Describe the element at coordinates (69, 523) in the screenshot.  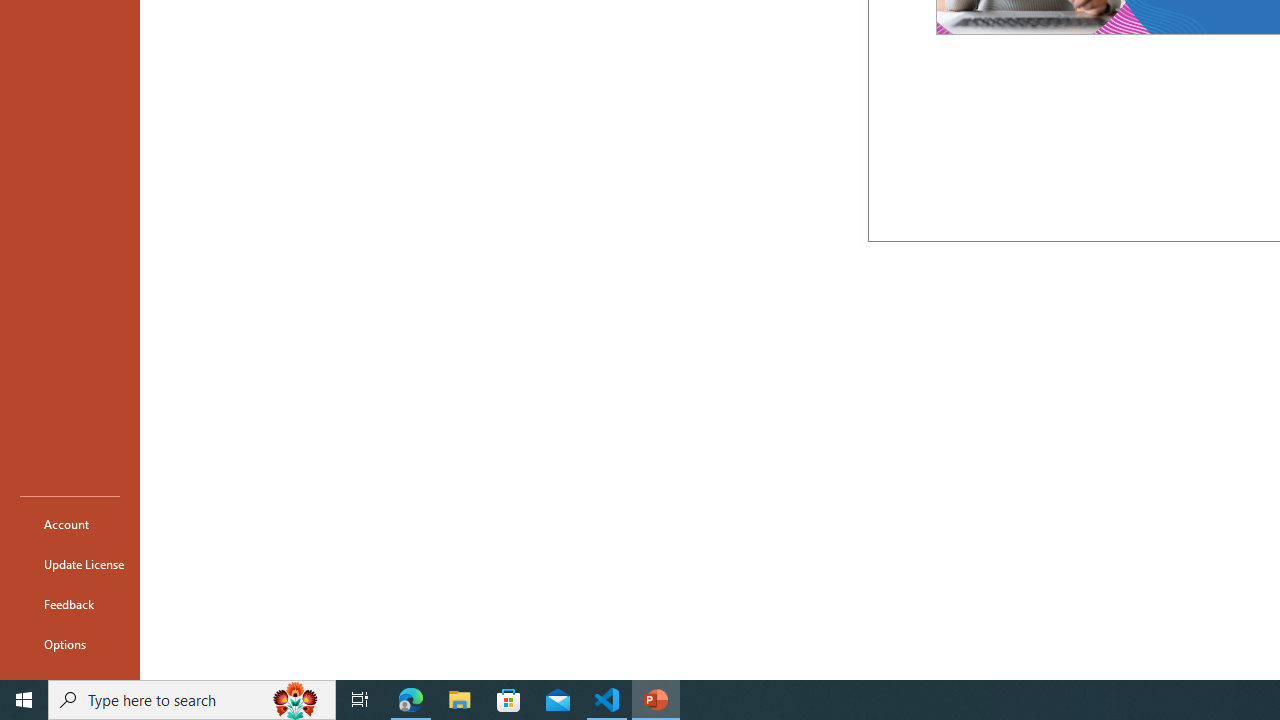
I see `'Account'` at that location.